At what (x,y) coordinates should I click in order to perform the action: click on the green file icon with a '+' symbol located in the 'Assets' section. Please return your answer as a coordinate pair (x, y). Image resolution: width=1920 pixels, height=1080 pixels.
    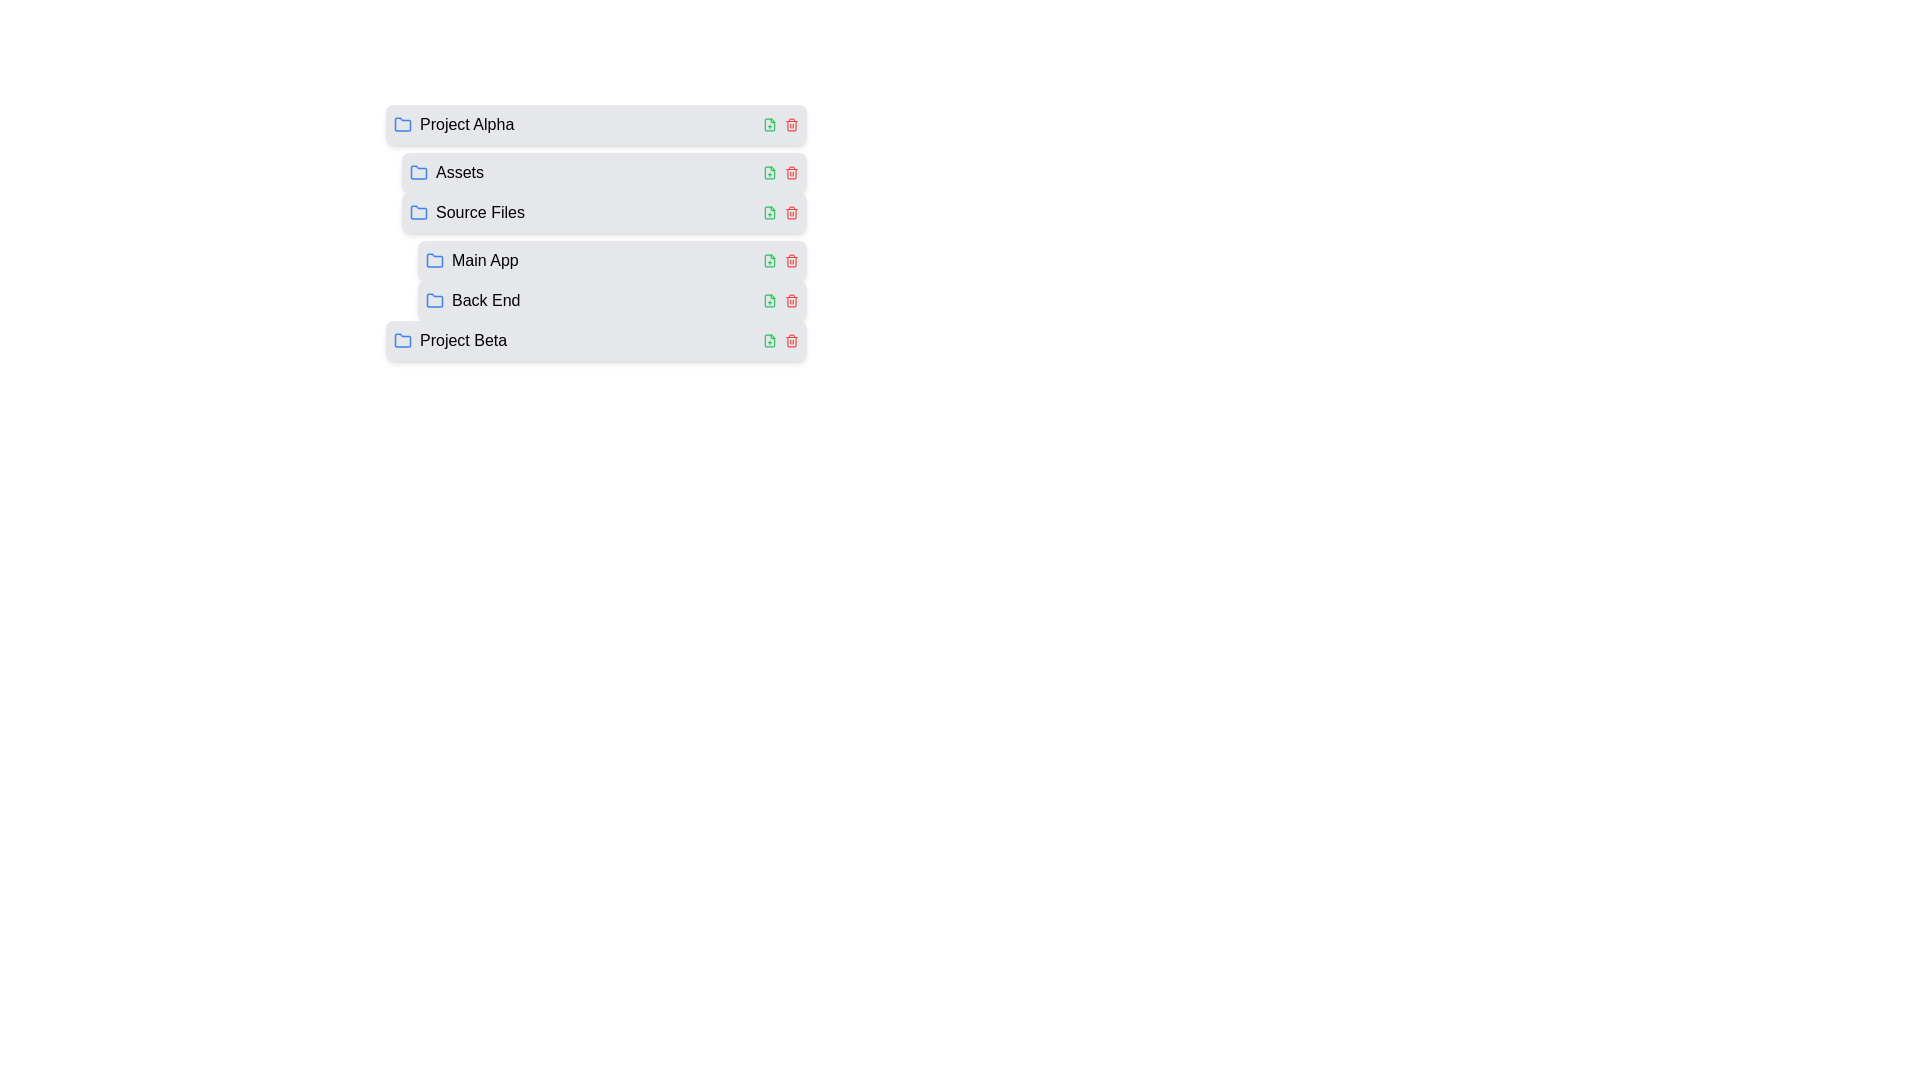
    Looking at the image, I should click on (768, 172).